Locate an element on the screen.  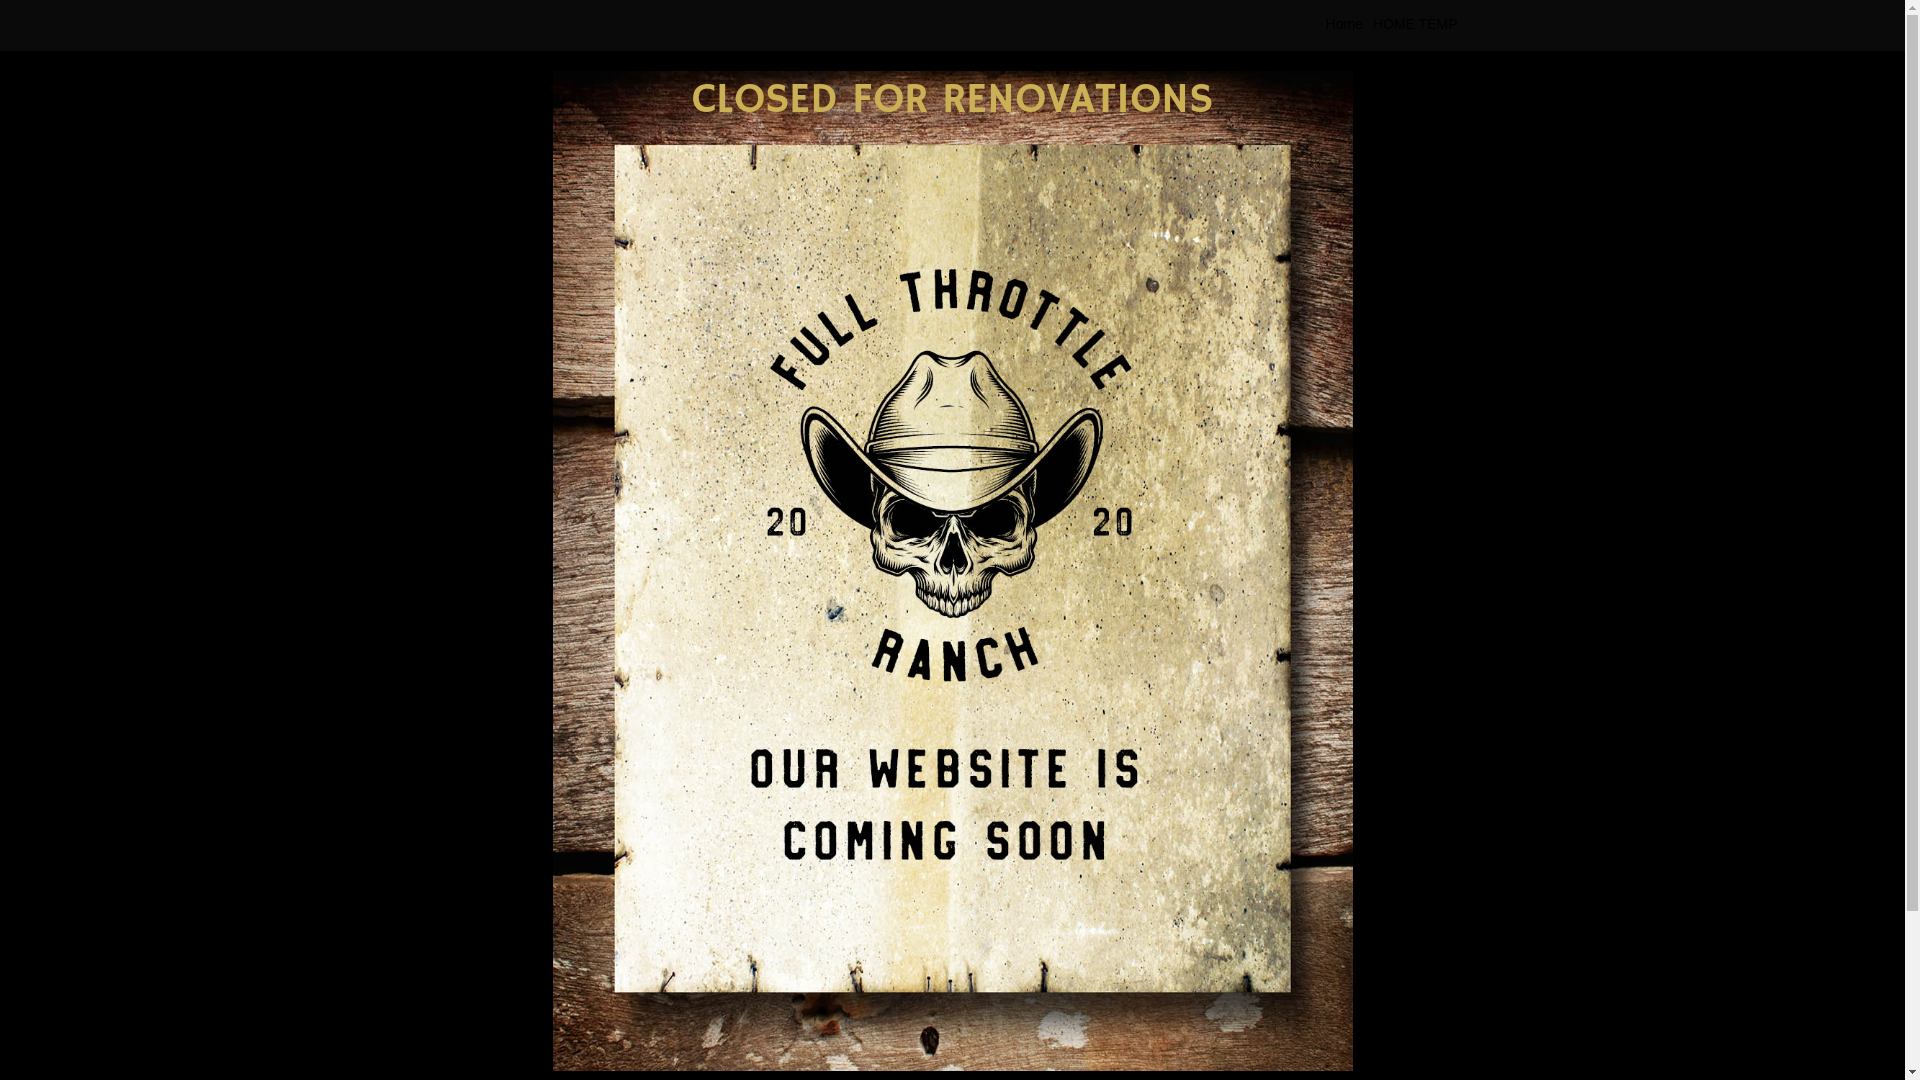
'Home' is located at coordinates (1320, 24).